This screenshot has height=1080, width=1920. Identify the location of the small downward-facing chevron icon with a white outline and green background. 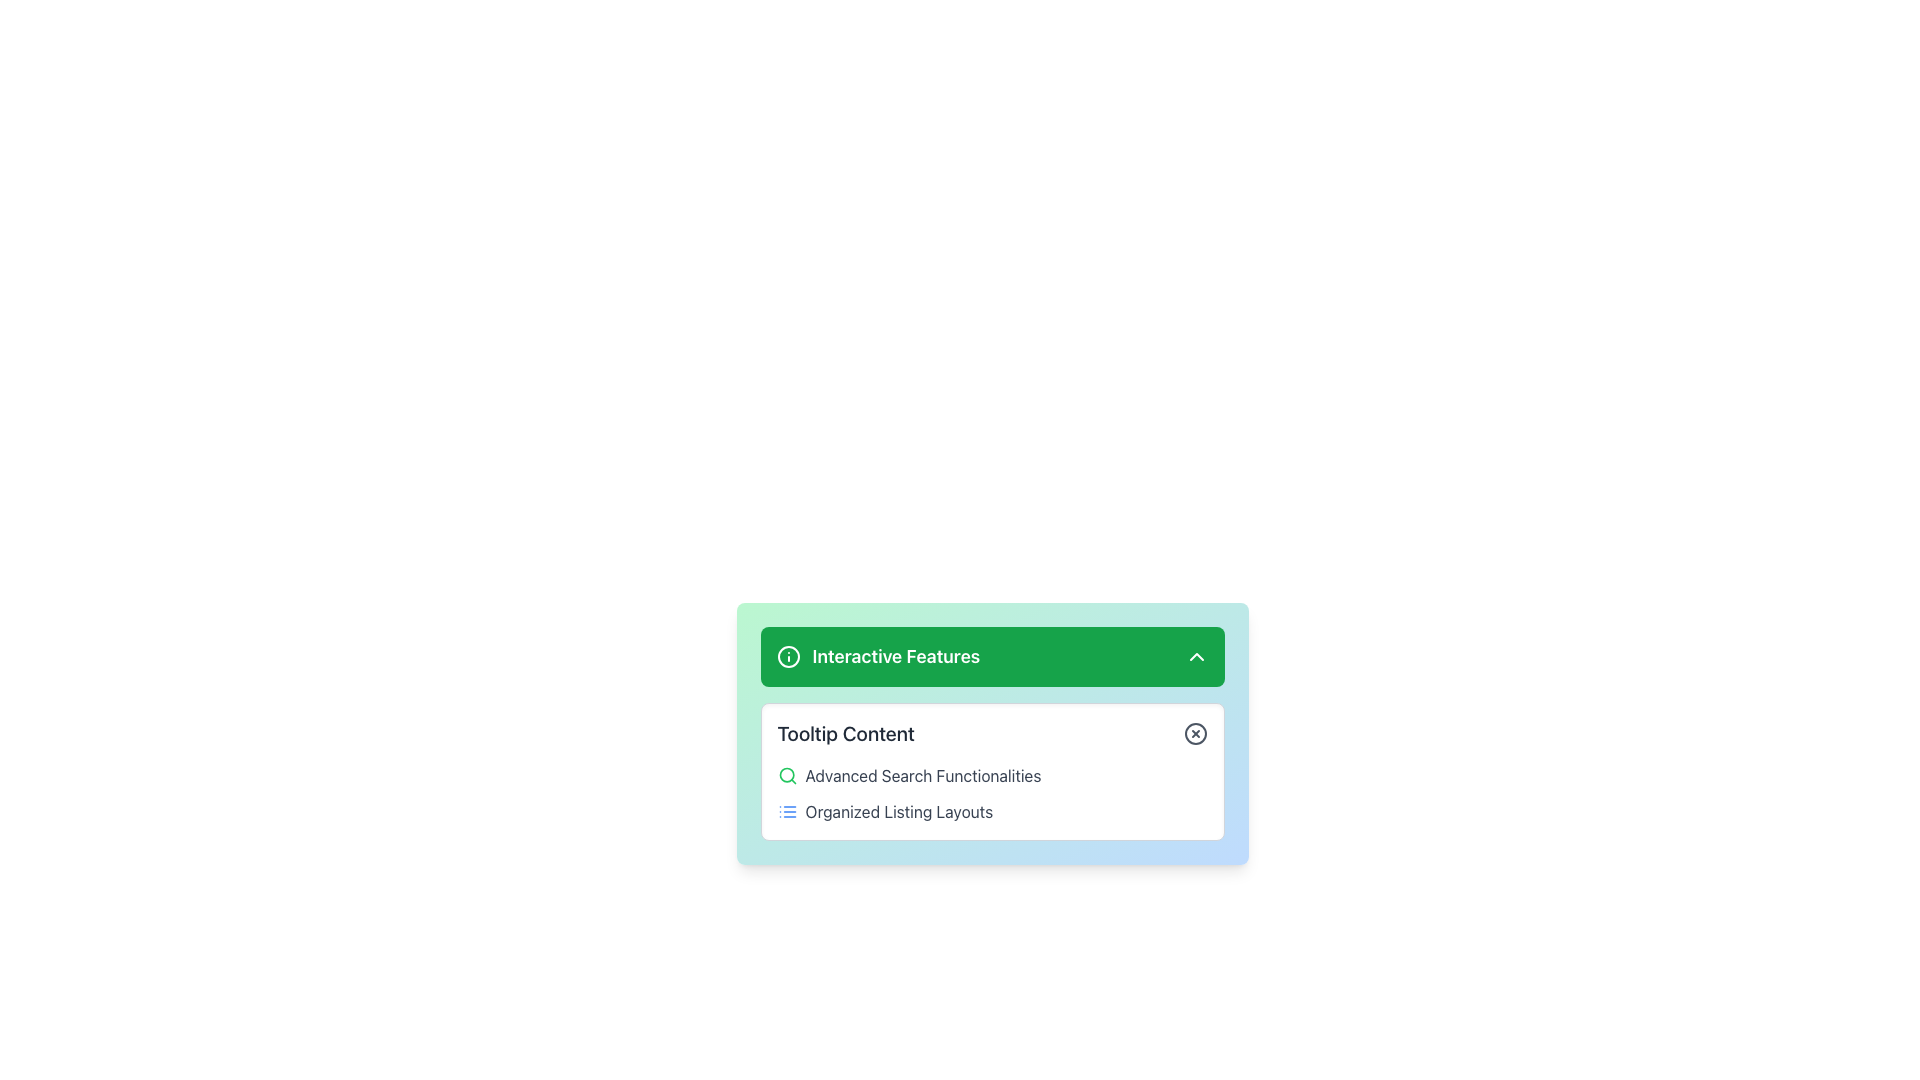
(1196, 656).